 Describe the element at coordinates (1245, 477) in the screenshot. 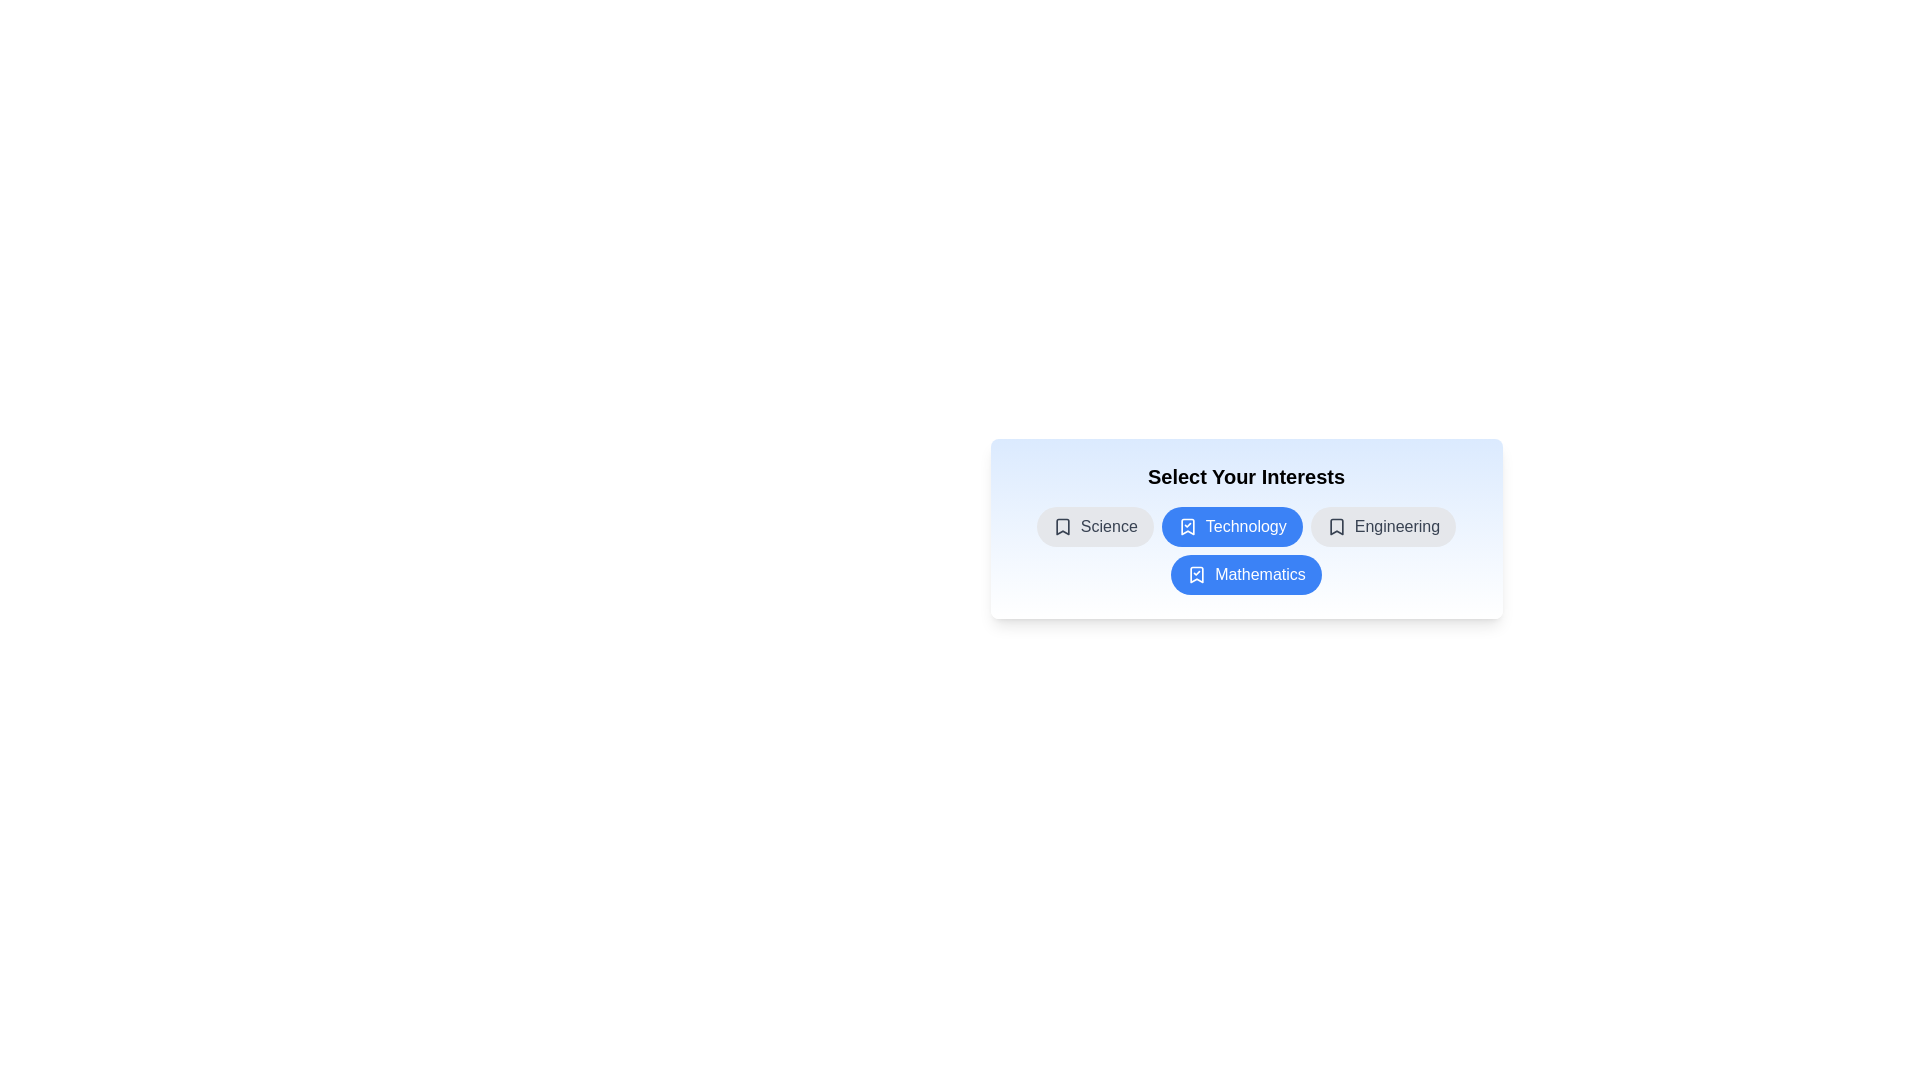

I see `the title text 'Select Your Interests' and copy it to the clipboard` at that location.